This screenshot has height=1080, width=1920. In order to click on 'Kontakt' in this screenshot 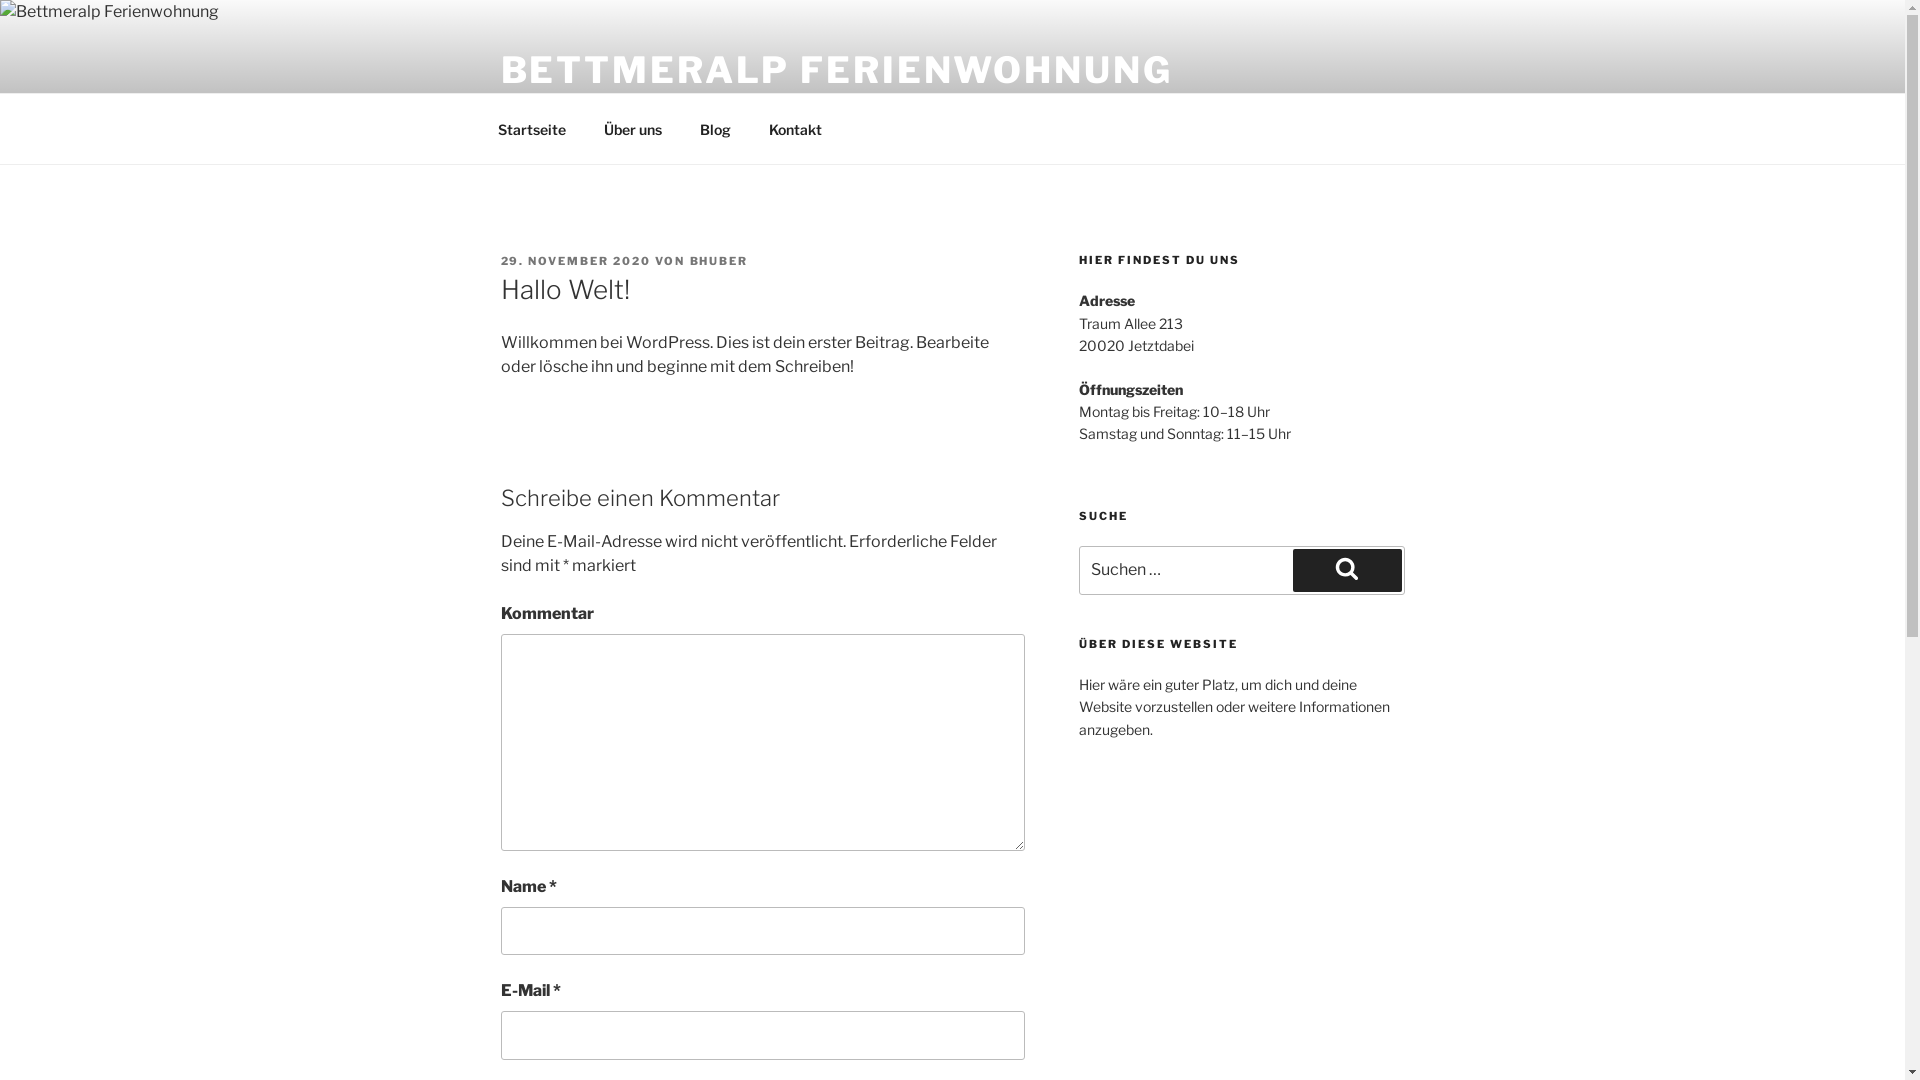, I will do `click(795, 128)`.